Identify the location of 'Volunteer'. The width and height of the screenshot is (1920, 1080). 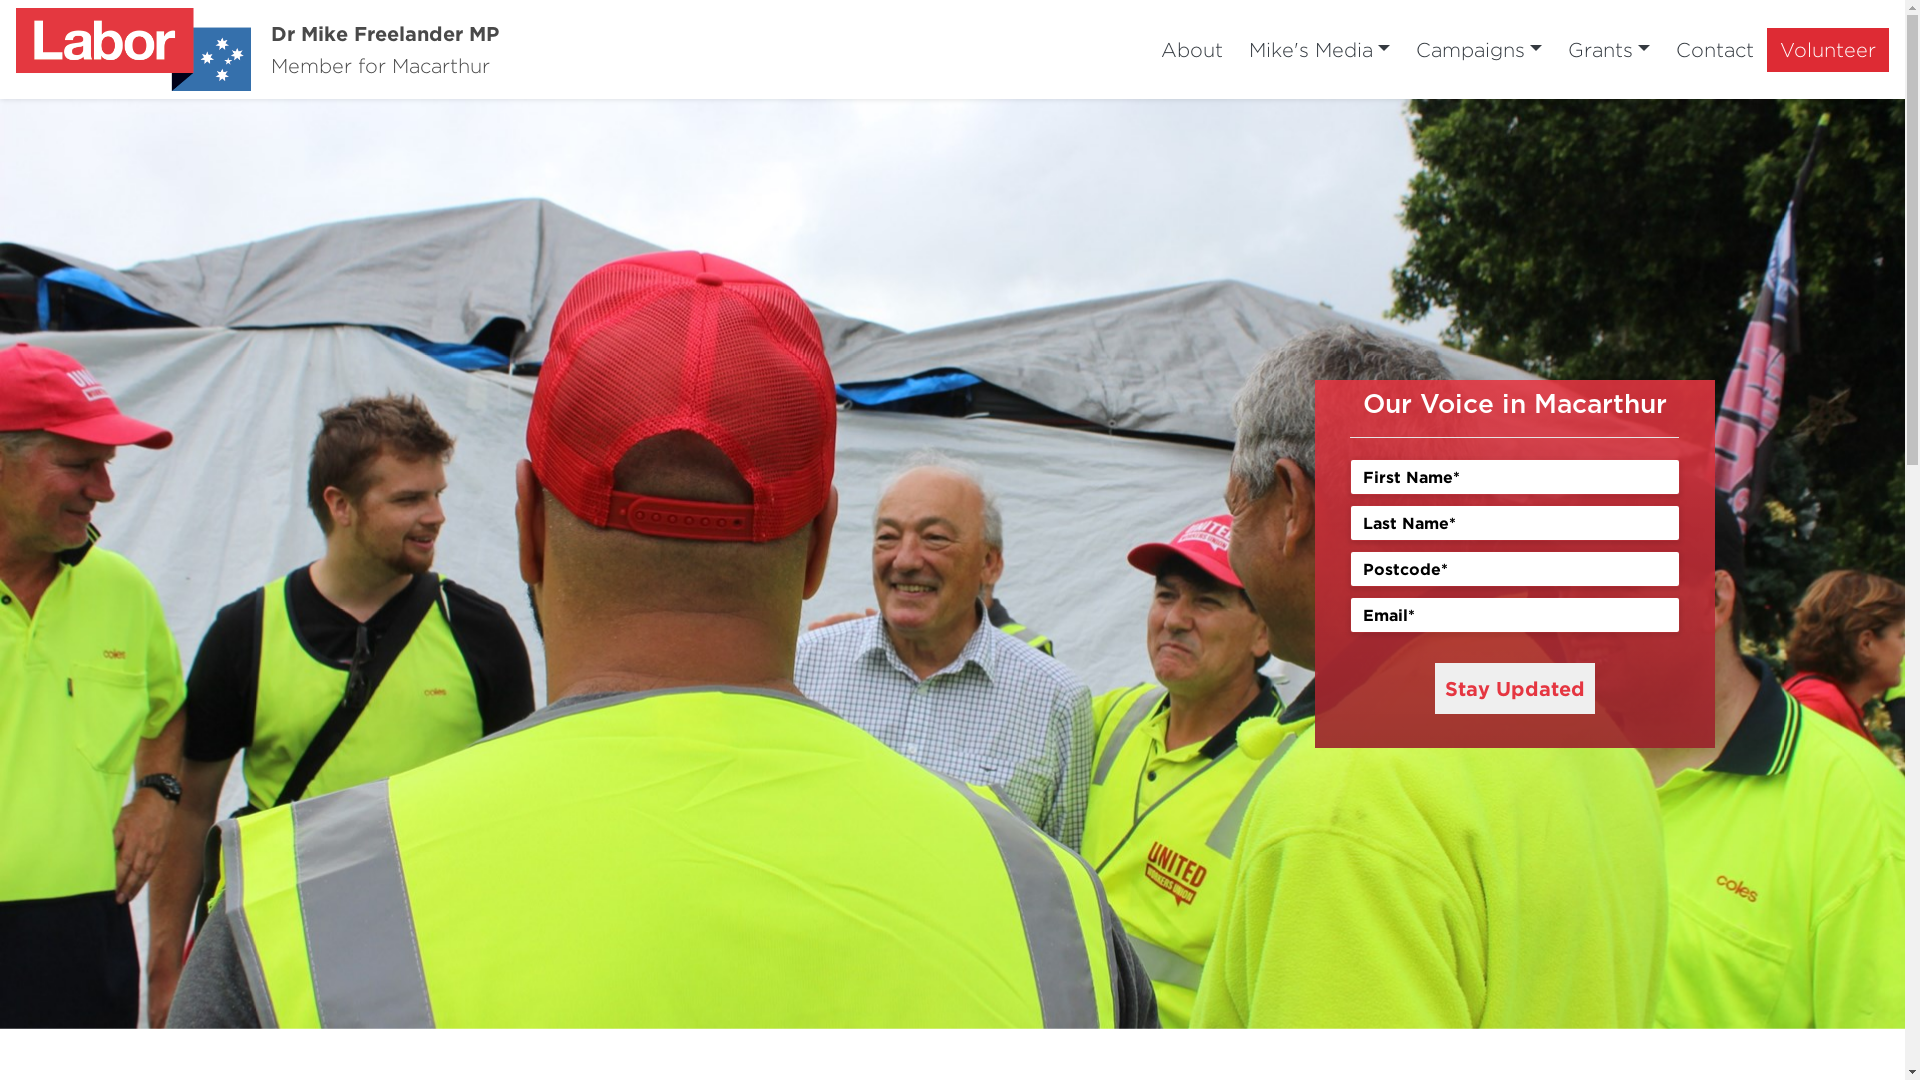
(1766, 49).